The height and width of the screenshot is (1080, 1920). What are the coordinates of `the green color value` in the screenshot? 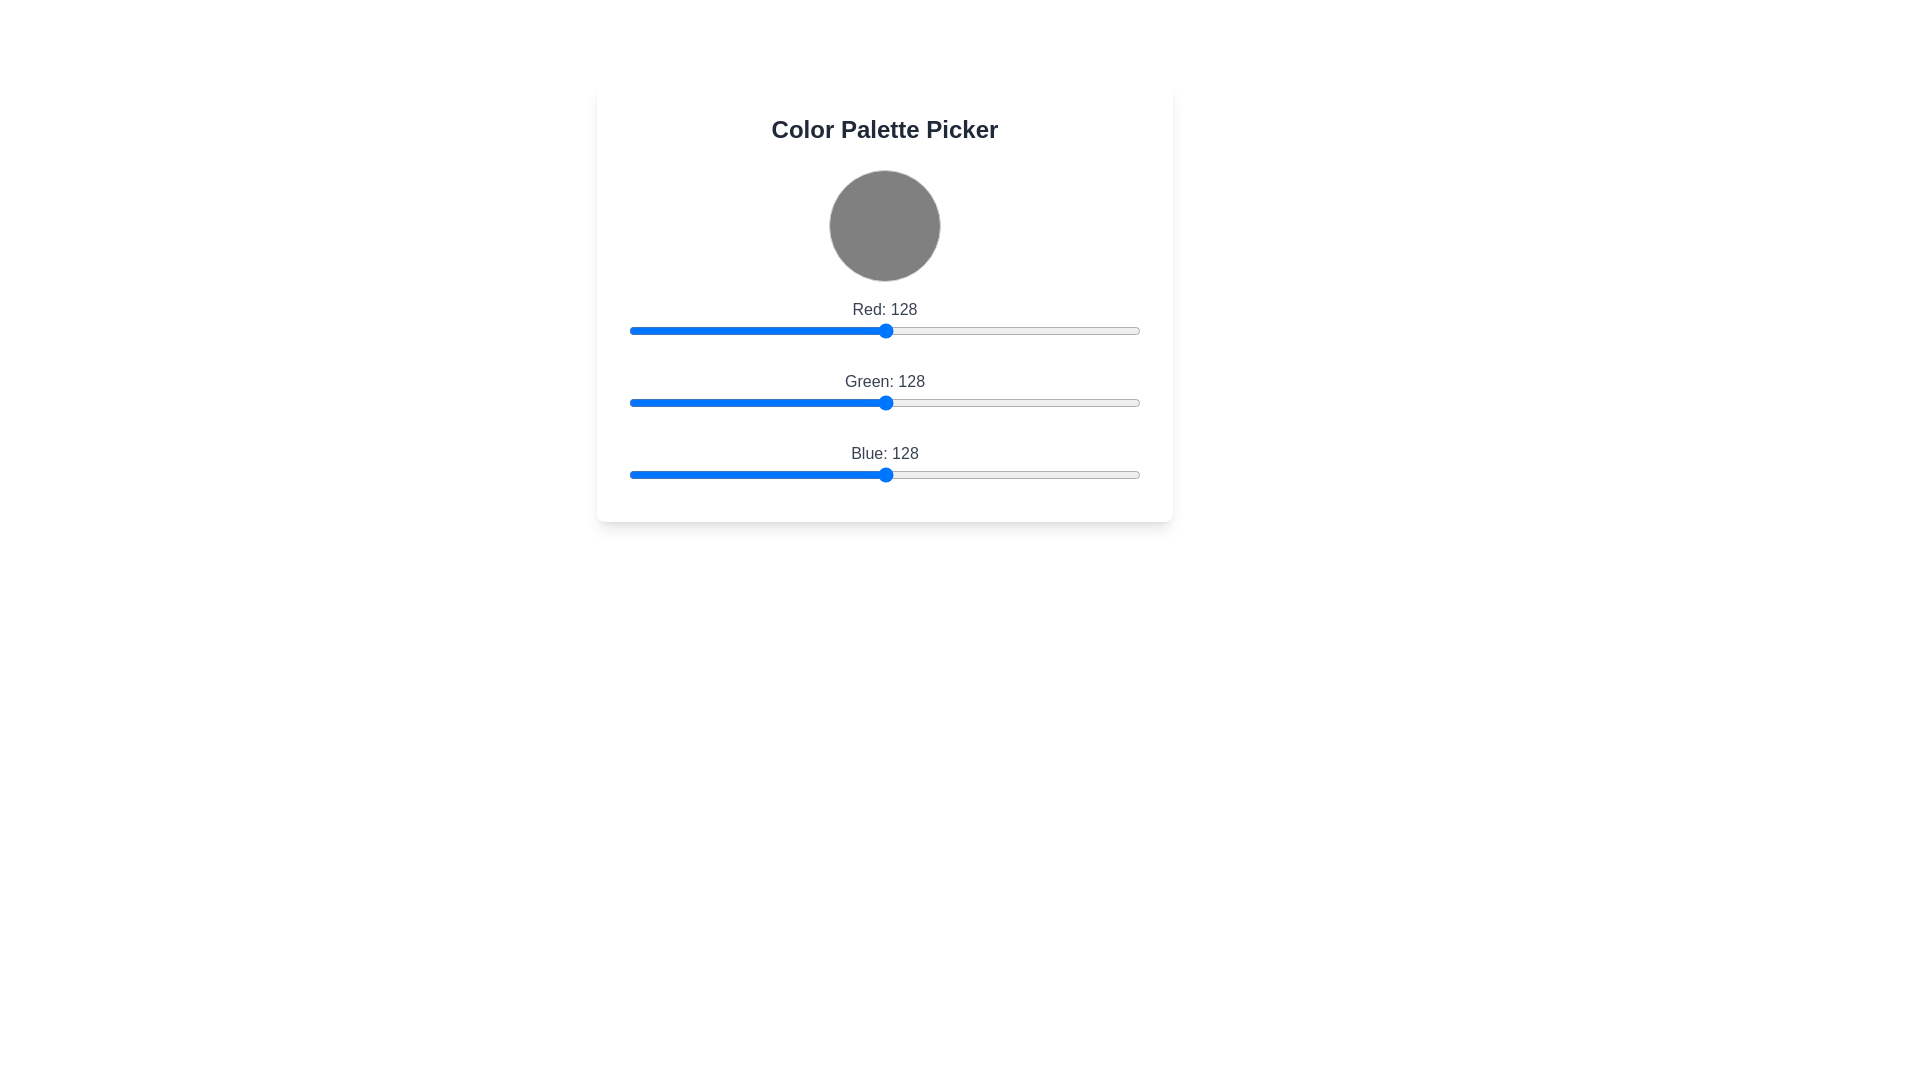 It's located at (1018, 402).